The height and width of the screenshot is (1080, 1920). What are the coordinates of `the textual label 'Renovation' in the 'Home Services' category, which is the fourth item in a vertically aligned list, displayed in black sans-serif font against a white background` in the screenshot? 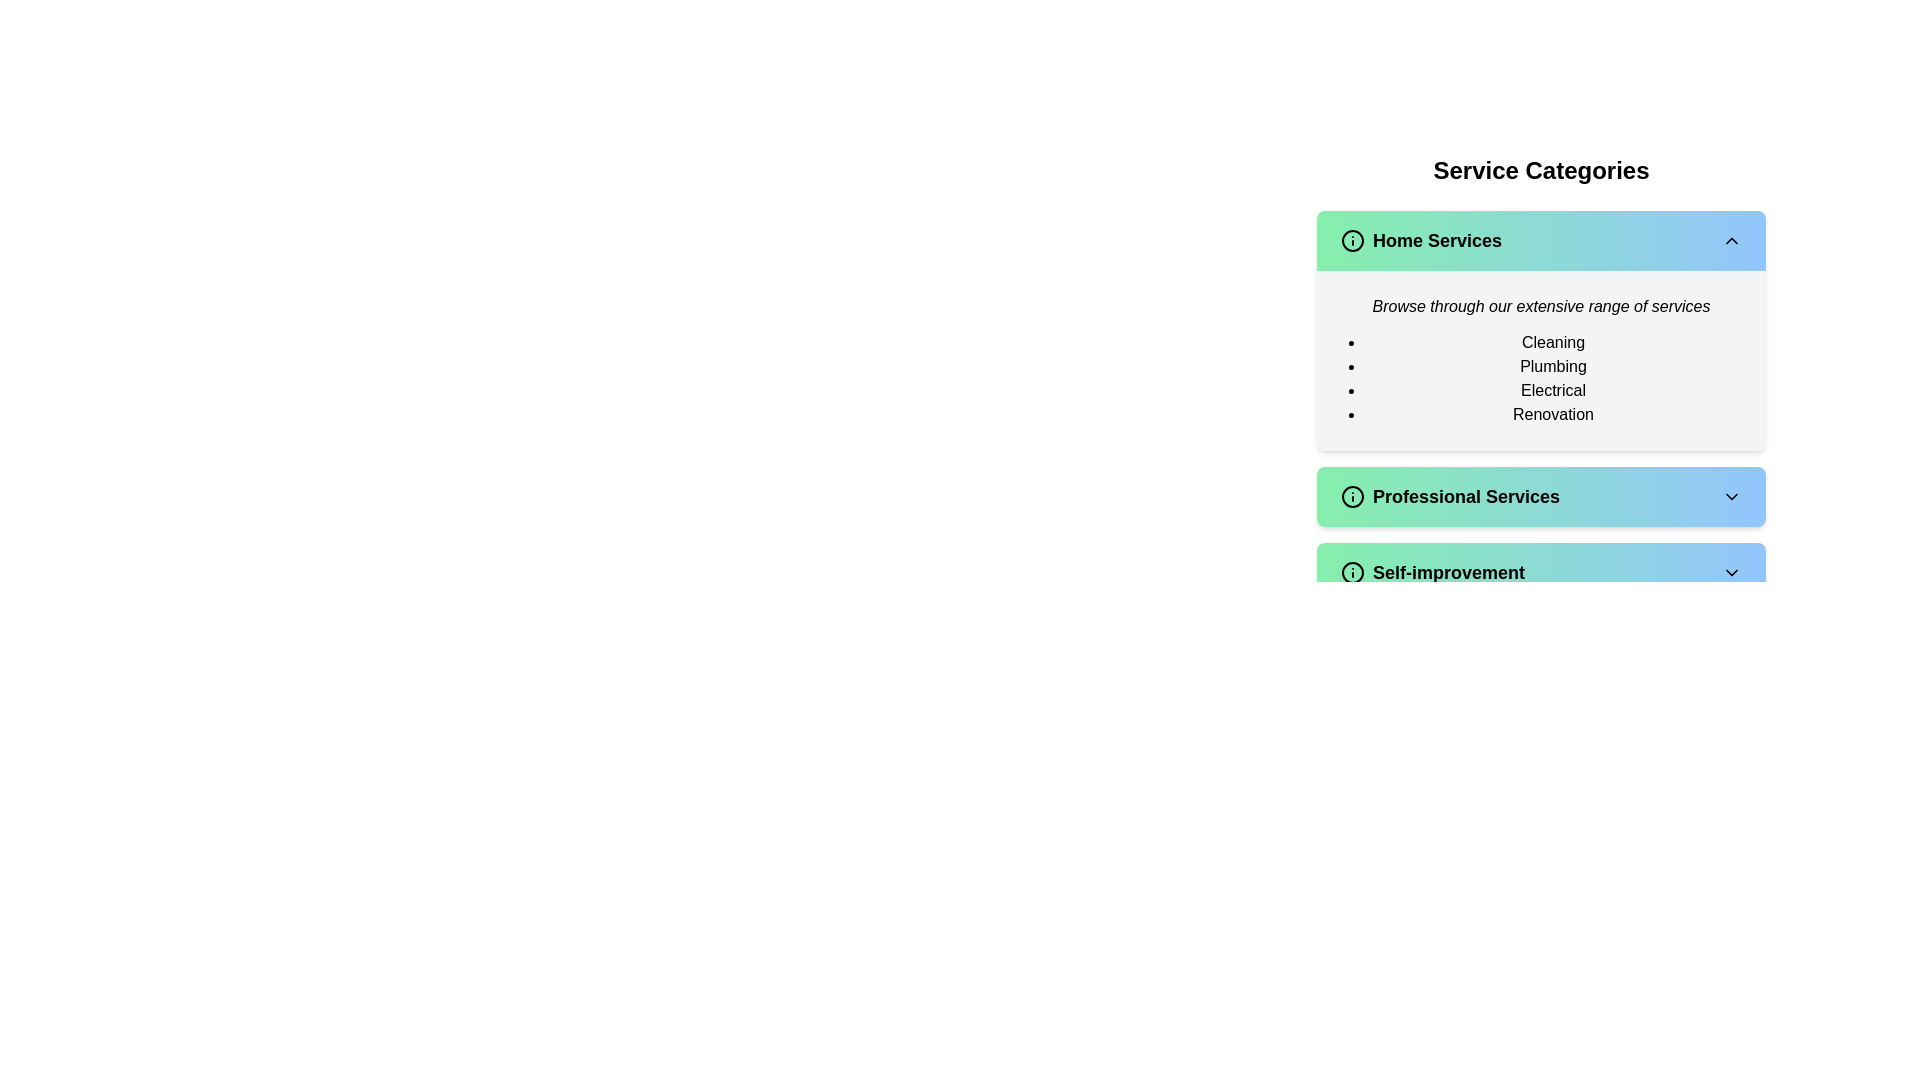 It's located at (1552, 414).